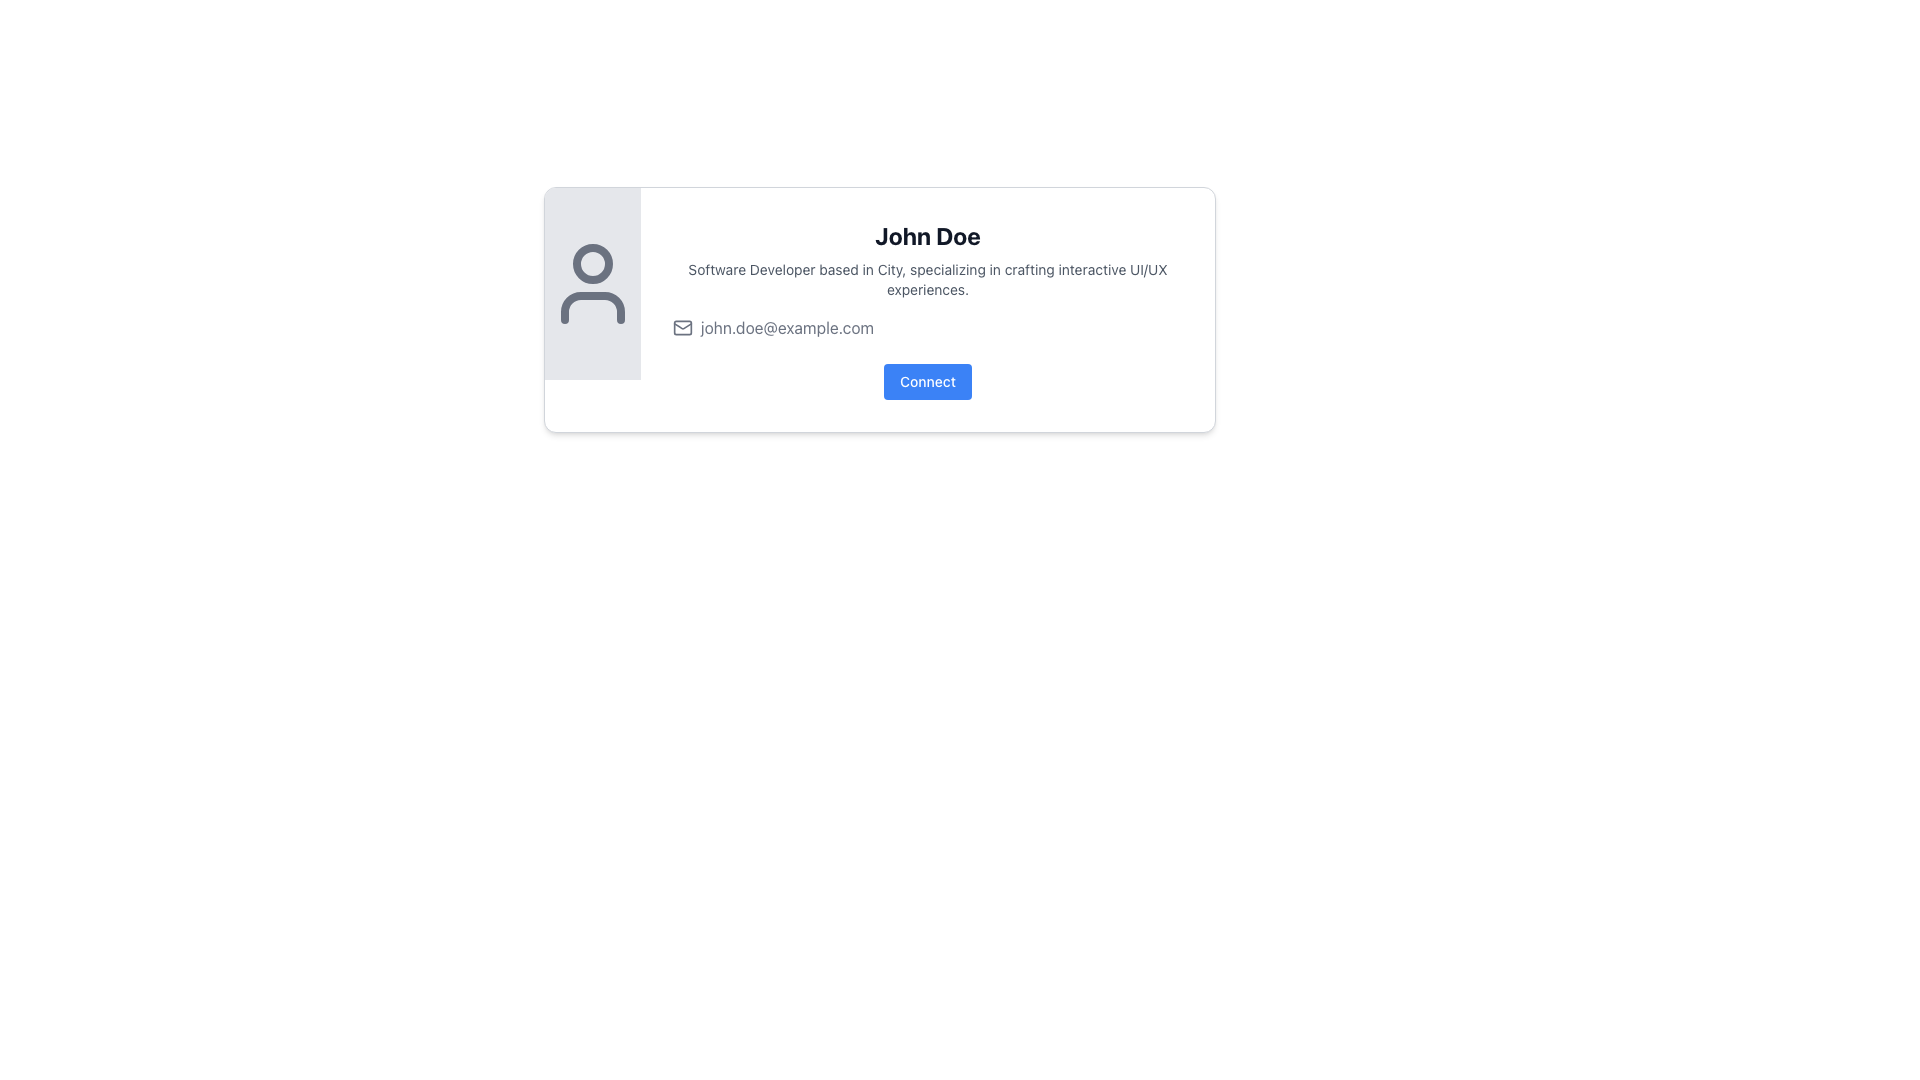 The width and height of the screenshot is (1920, 1080). What do you see at coordinates (682, 325) in the screenshot?
I see `the mail icon's flap design, which is part of an SVG graphic indicating email functionality, located to the left of the email text 'john.doe@example.com'` at bounding box center [682, 325].